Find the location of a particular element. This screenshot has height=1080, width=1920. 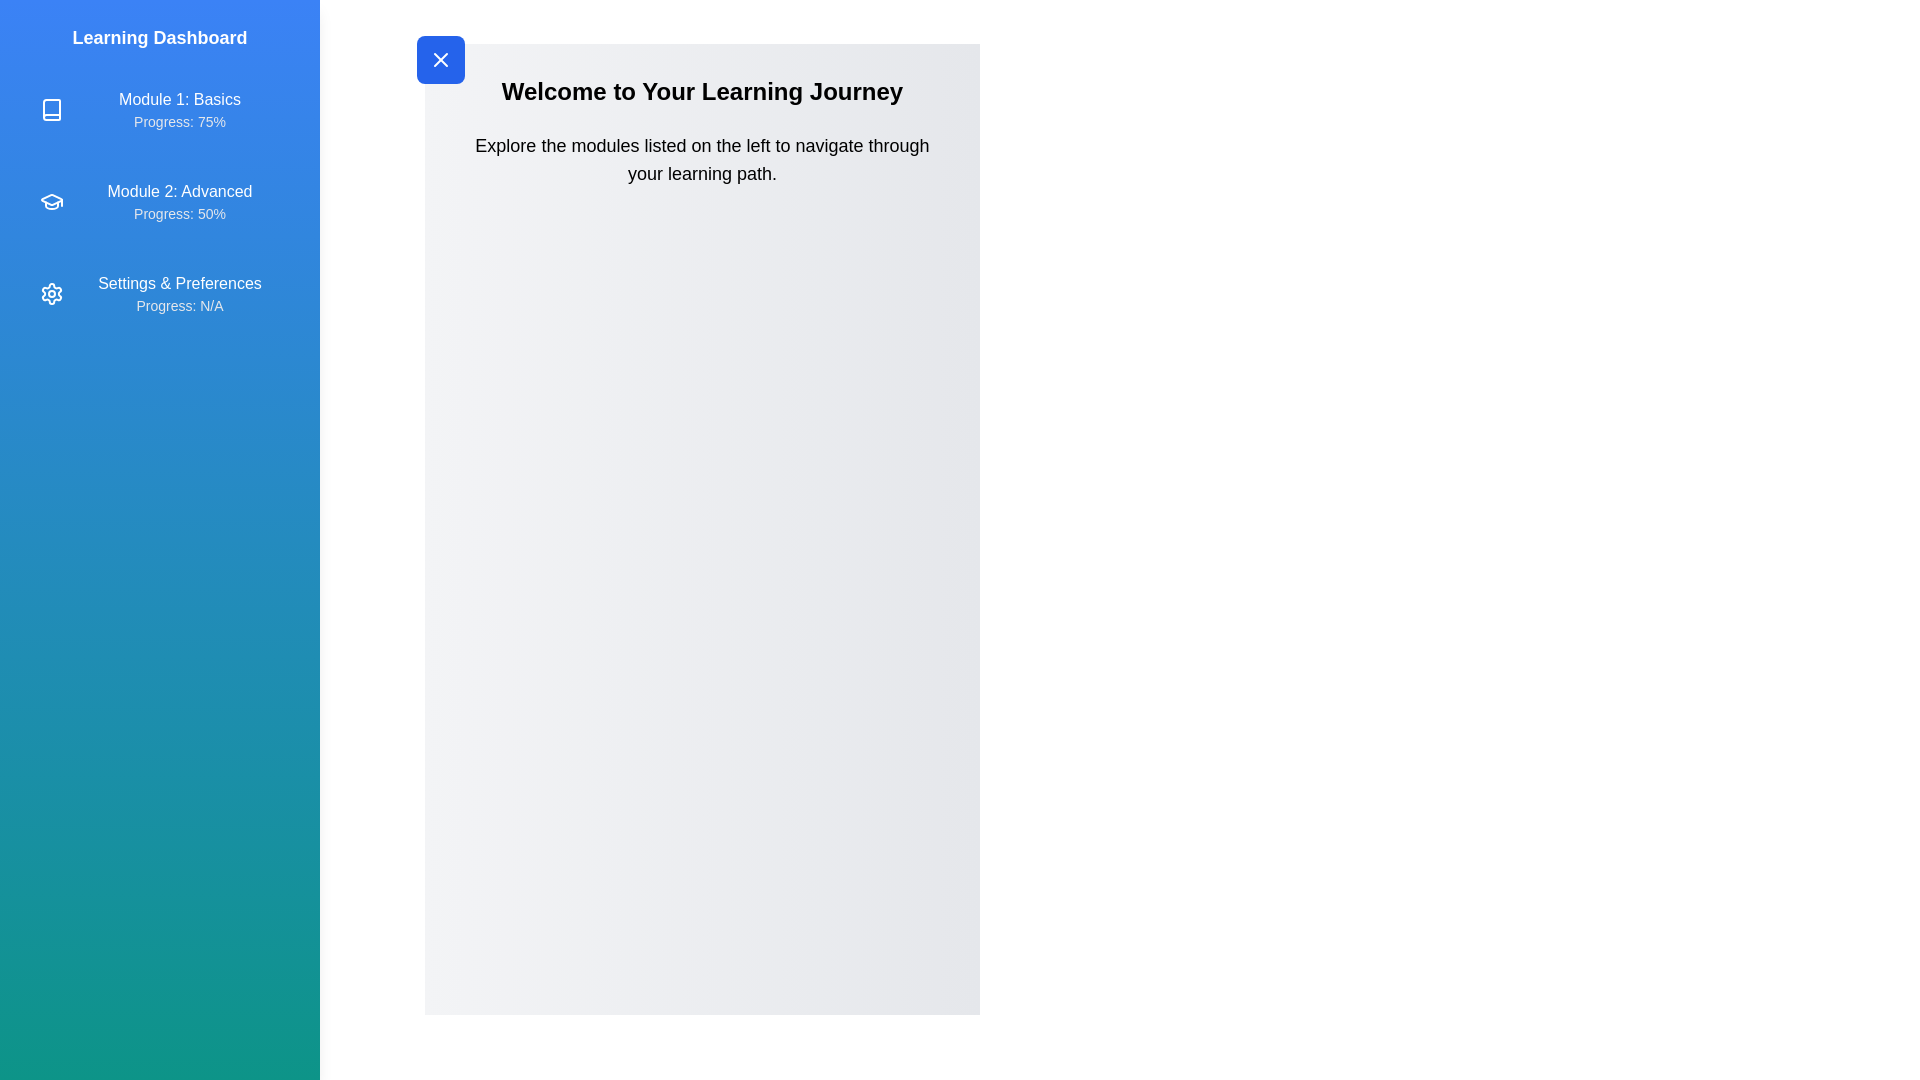

the module titled Module 2: Advanced from the list is located at coordinates (158, 201).